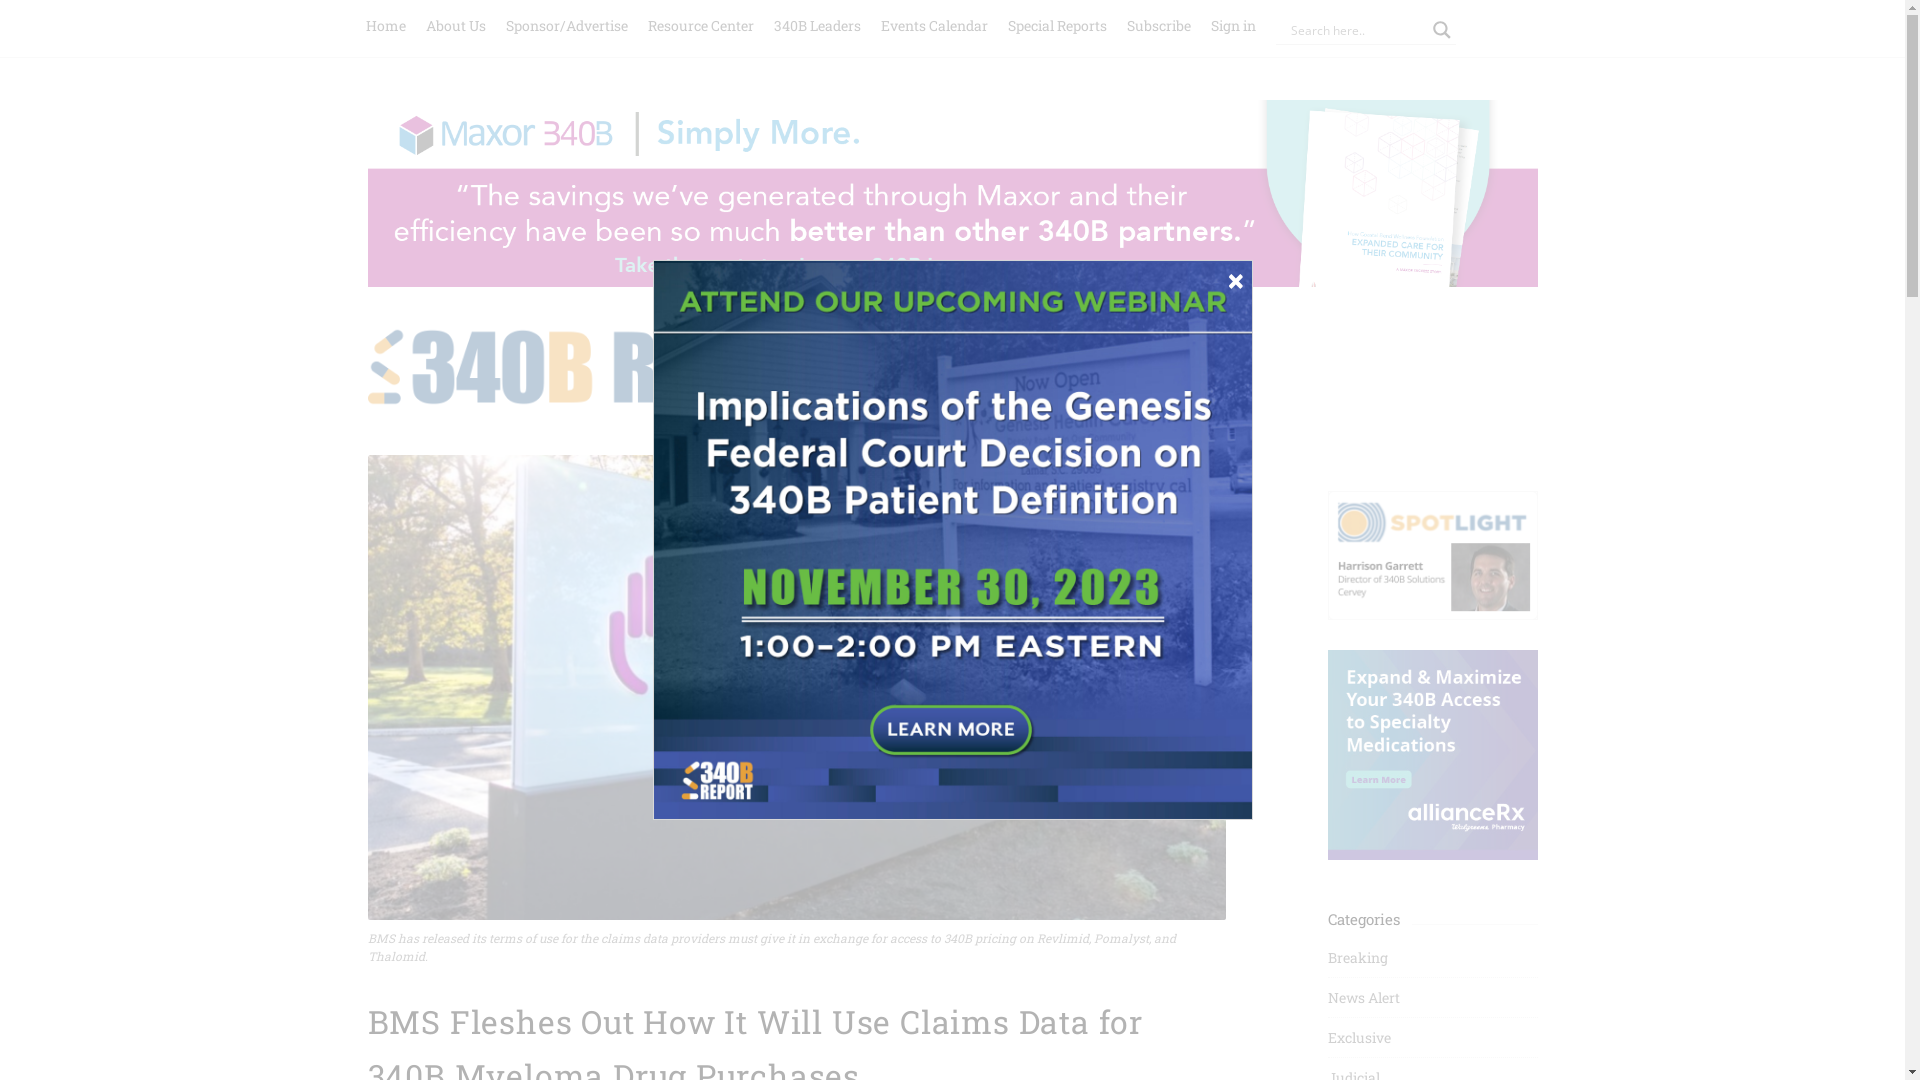  What do you see at coordinates (700, 24) in the screenshot?
I see `'Resource Center'` at bounding box center [700, 24].